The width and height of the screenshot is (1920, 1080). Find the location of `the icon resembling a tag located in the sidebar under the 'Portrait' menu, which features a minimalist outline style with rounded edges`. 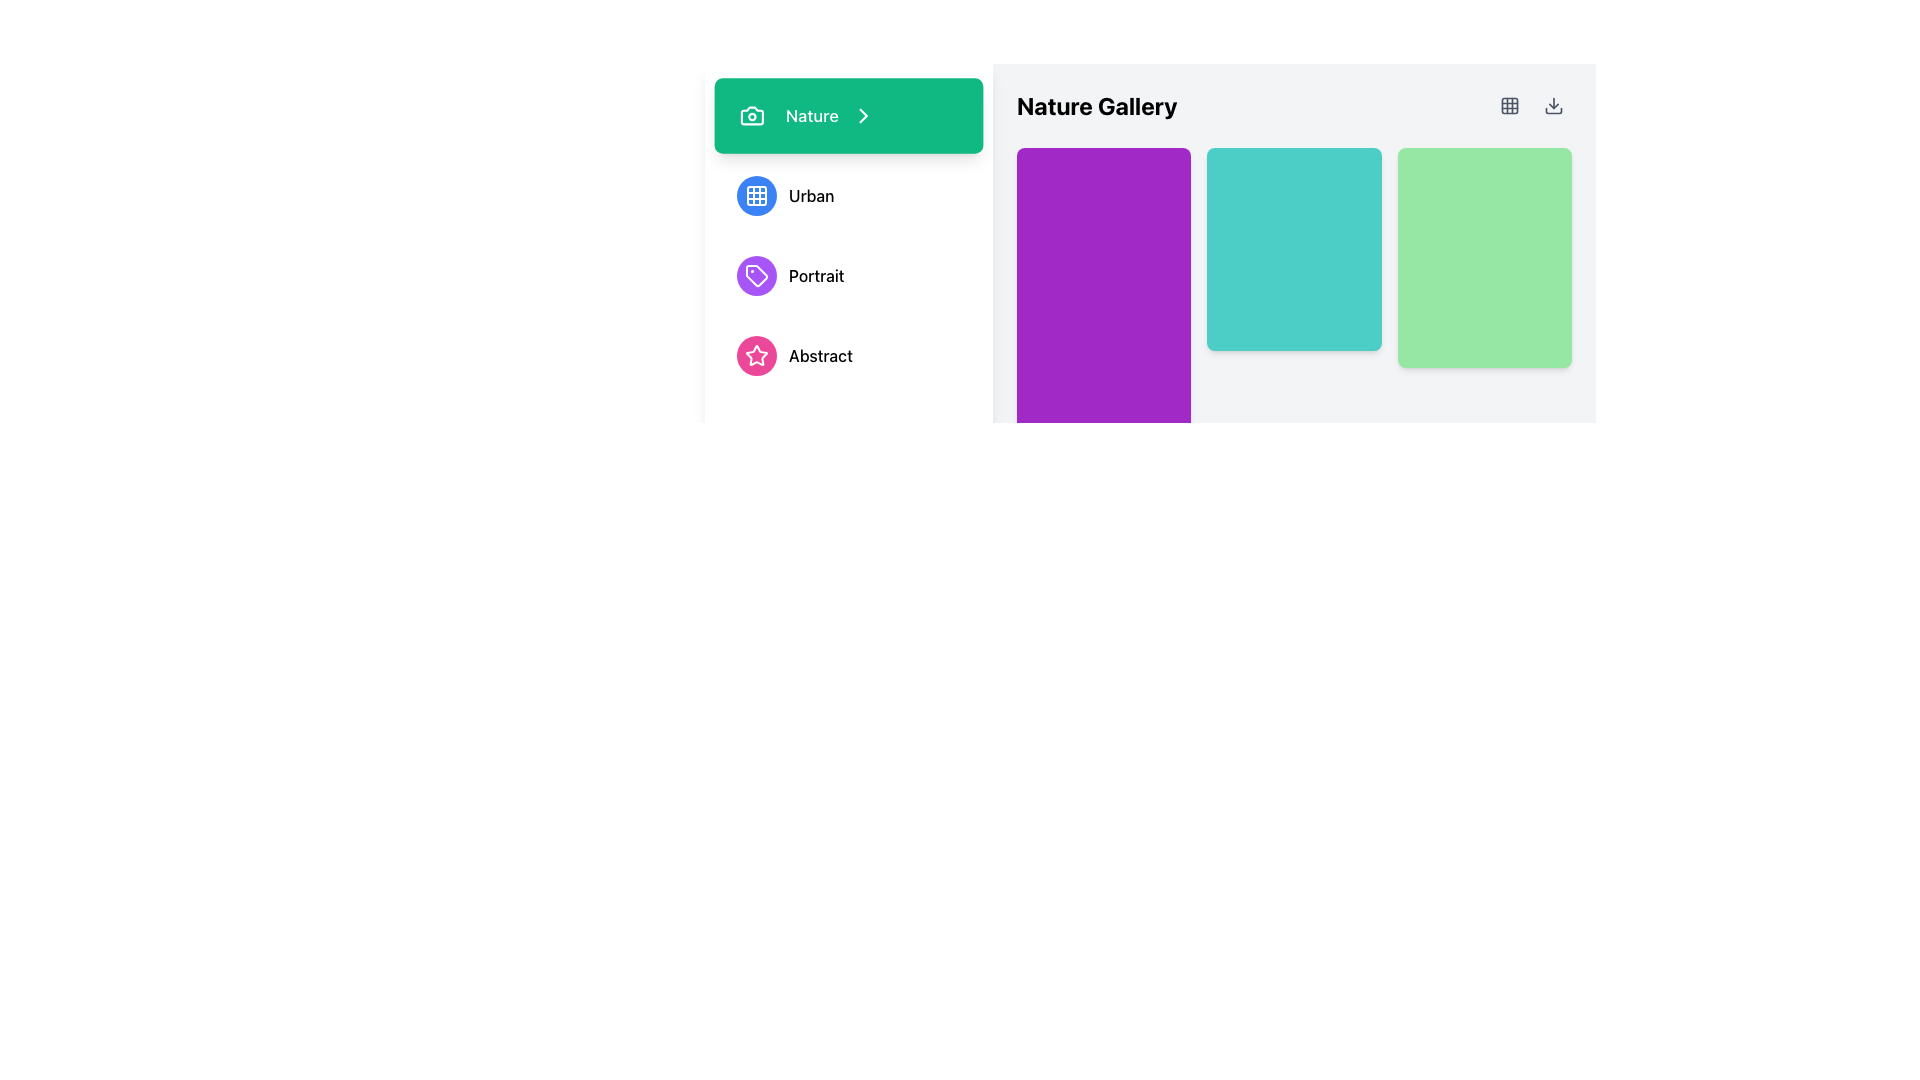

the icon resembling a tag located in the sidebar under the 'Portrait' menu, which features a minimalist outline style with rounded edges is located at coordinates (756, 276).